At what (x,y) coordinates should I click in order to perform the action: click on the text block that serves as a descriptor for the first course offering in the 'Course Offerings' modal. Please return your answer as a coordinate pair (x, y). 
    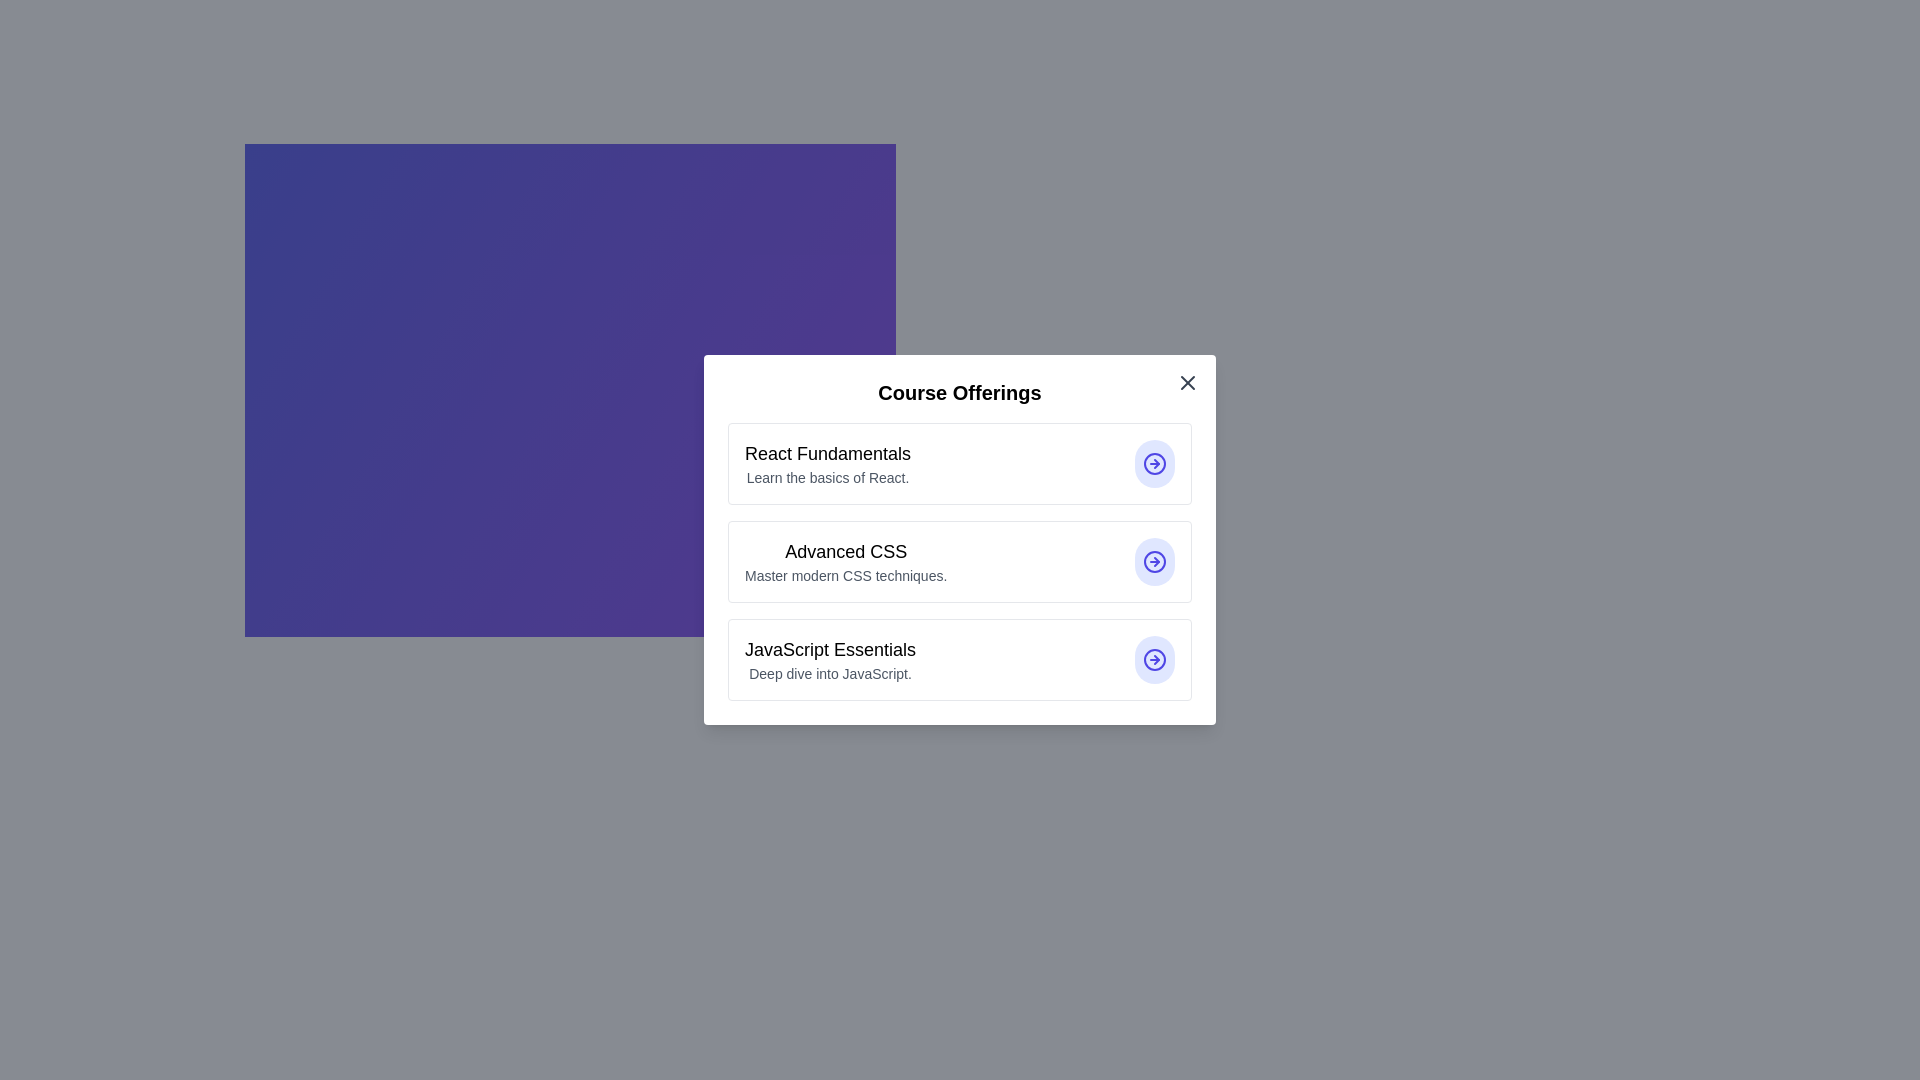
    Looking at the image, I should click on (828, 463).